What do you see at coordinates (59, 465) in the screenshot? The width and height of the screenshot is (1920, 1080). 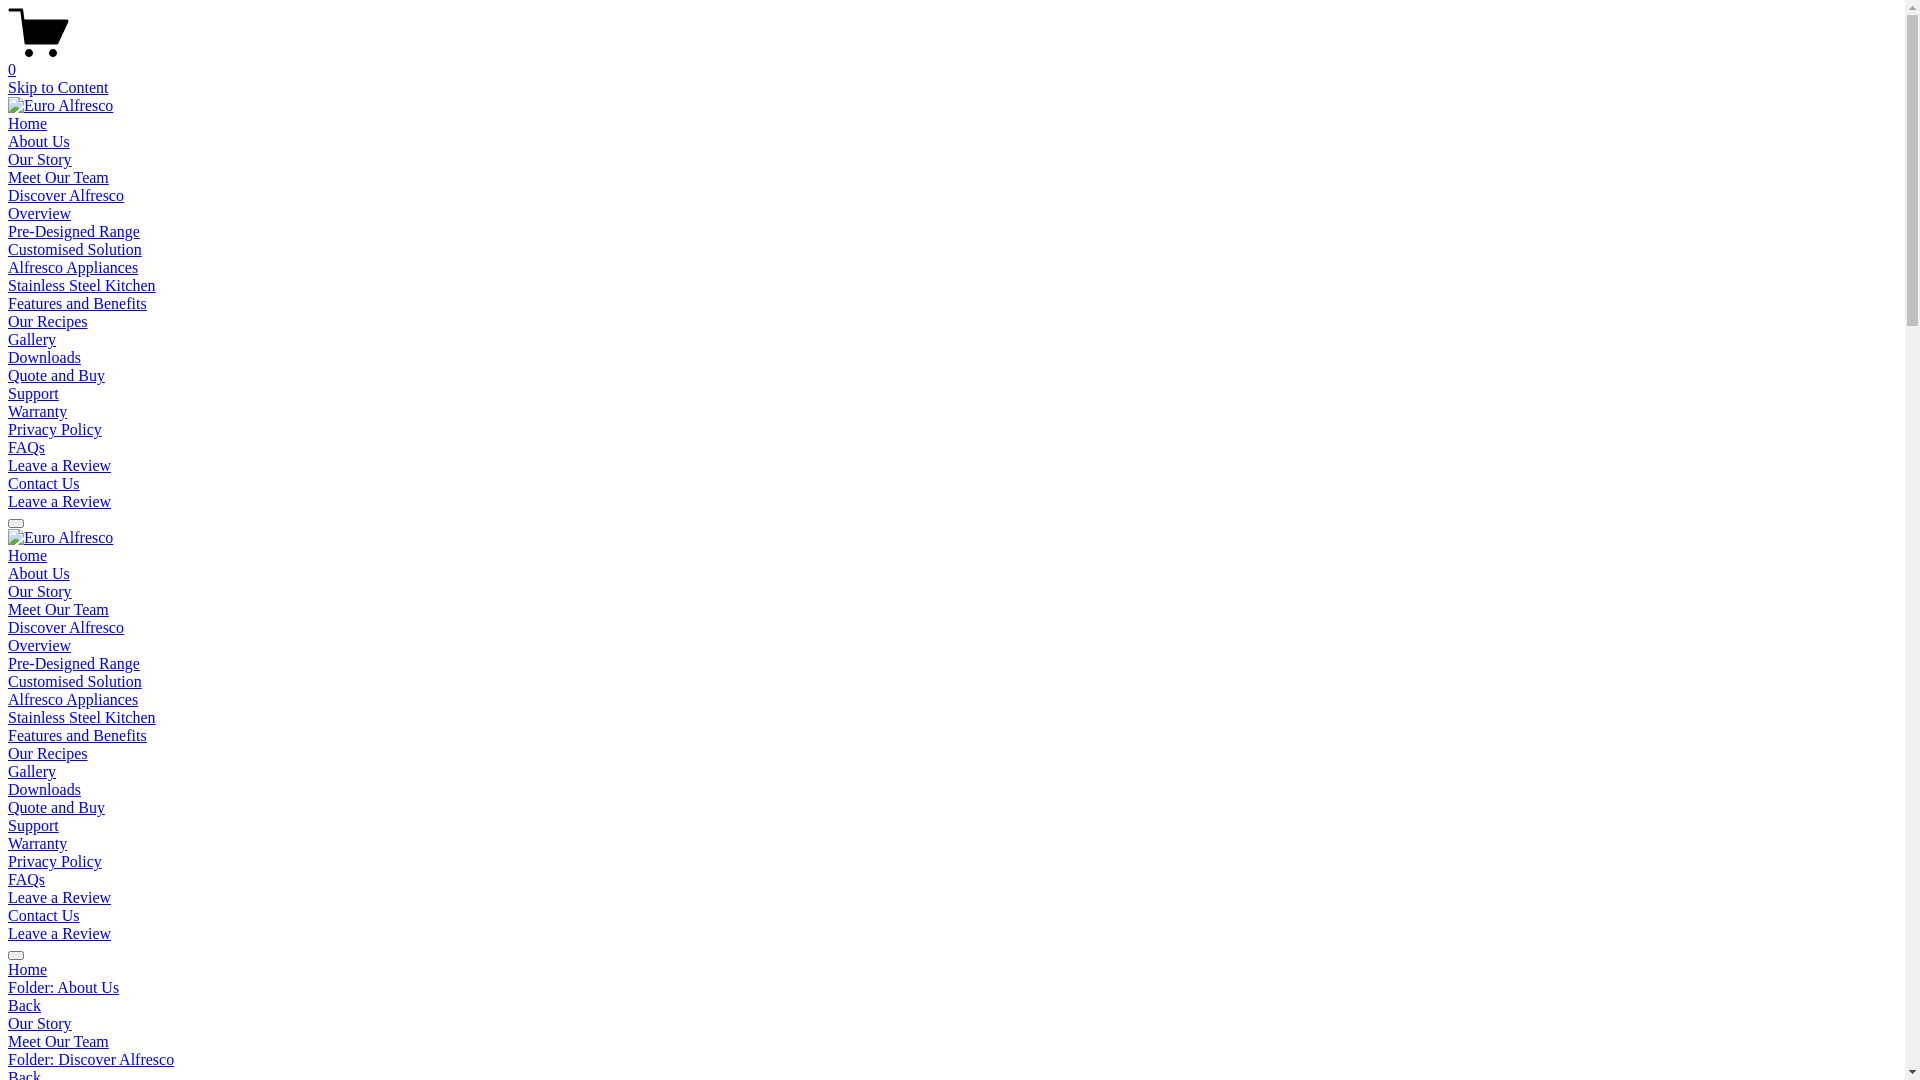 I see `'Leave a Review'` at bounding box center [59, 465].